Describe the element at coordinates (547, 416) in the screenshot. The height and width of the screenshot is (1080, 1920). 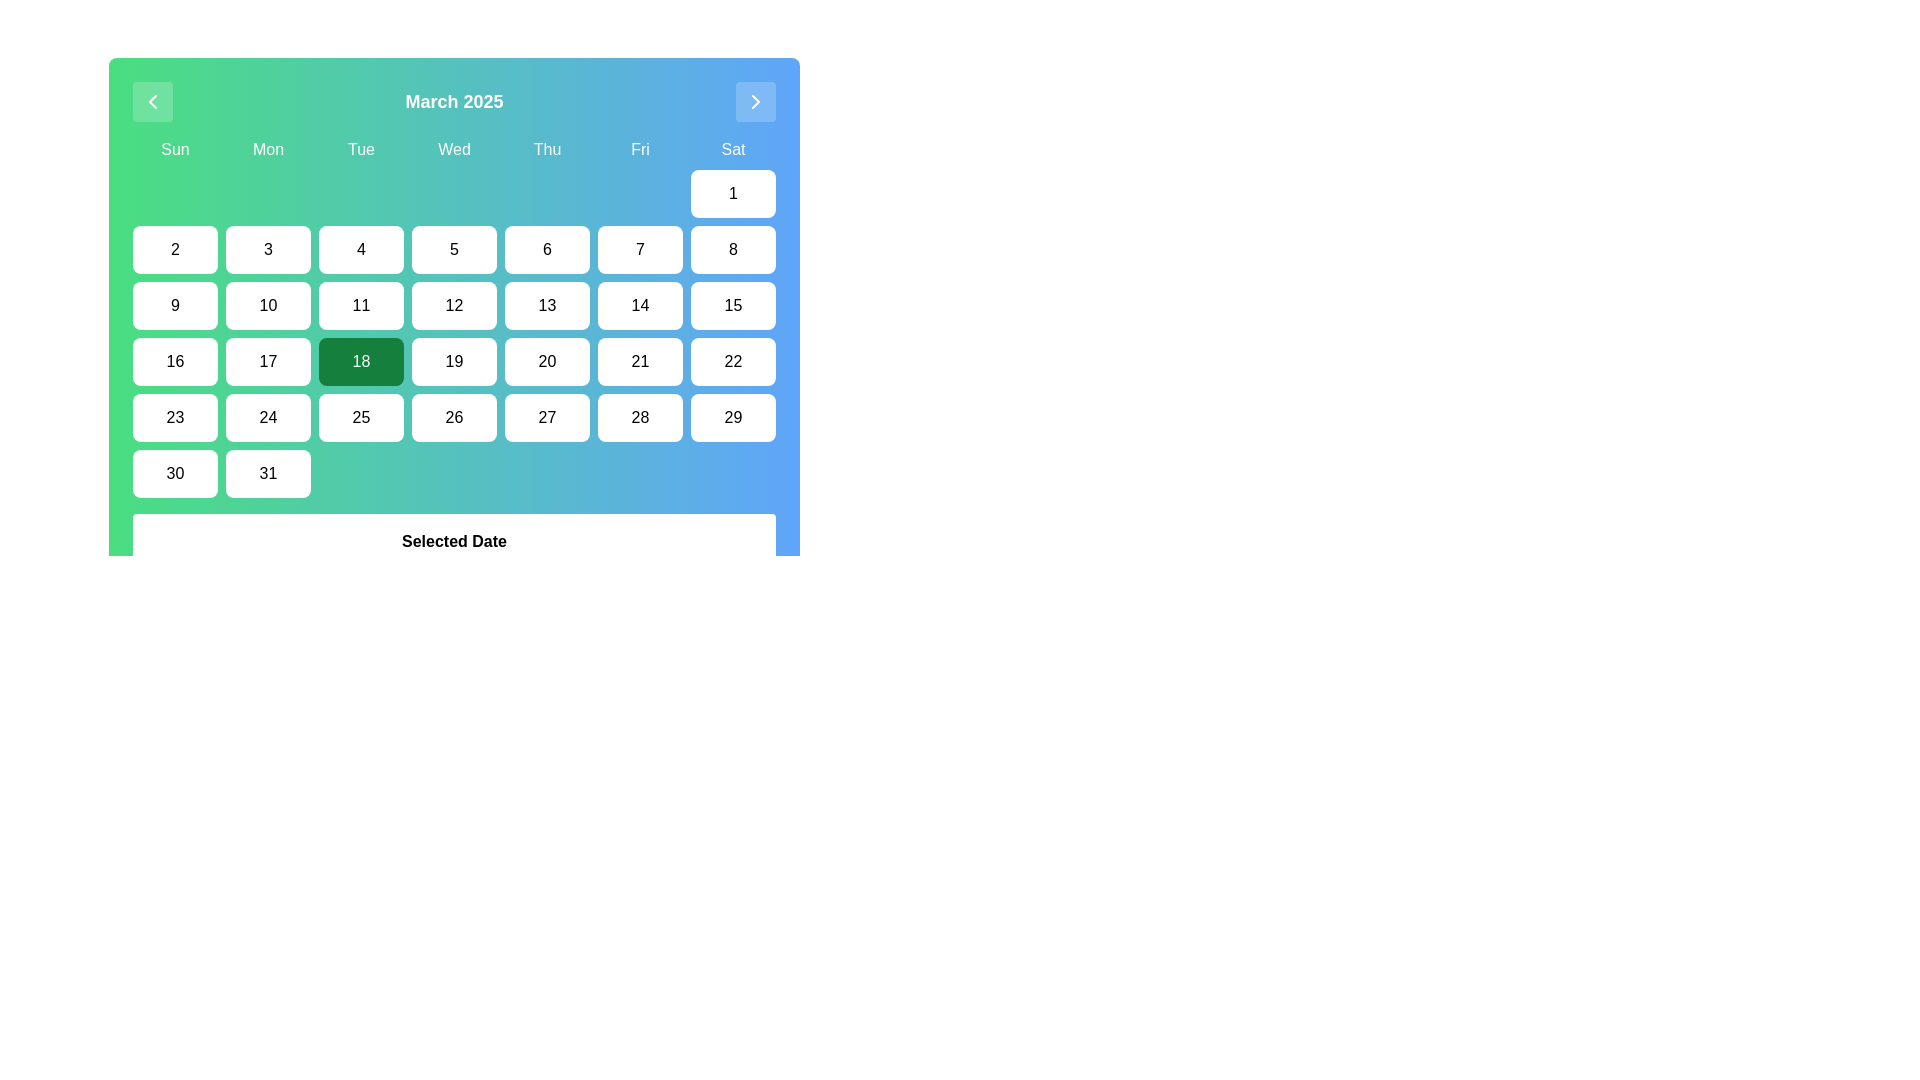
I see `the button labeled '27' in the last row of the calendar grid, which represents Friday` at that location.